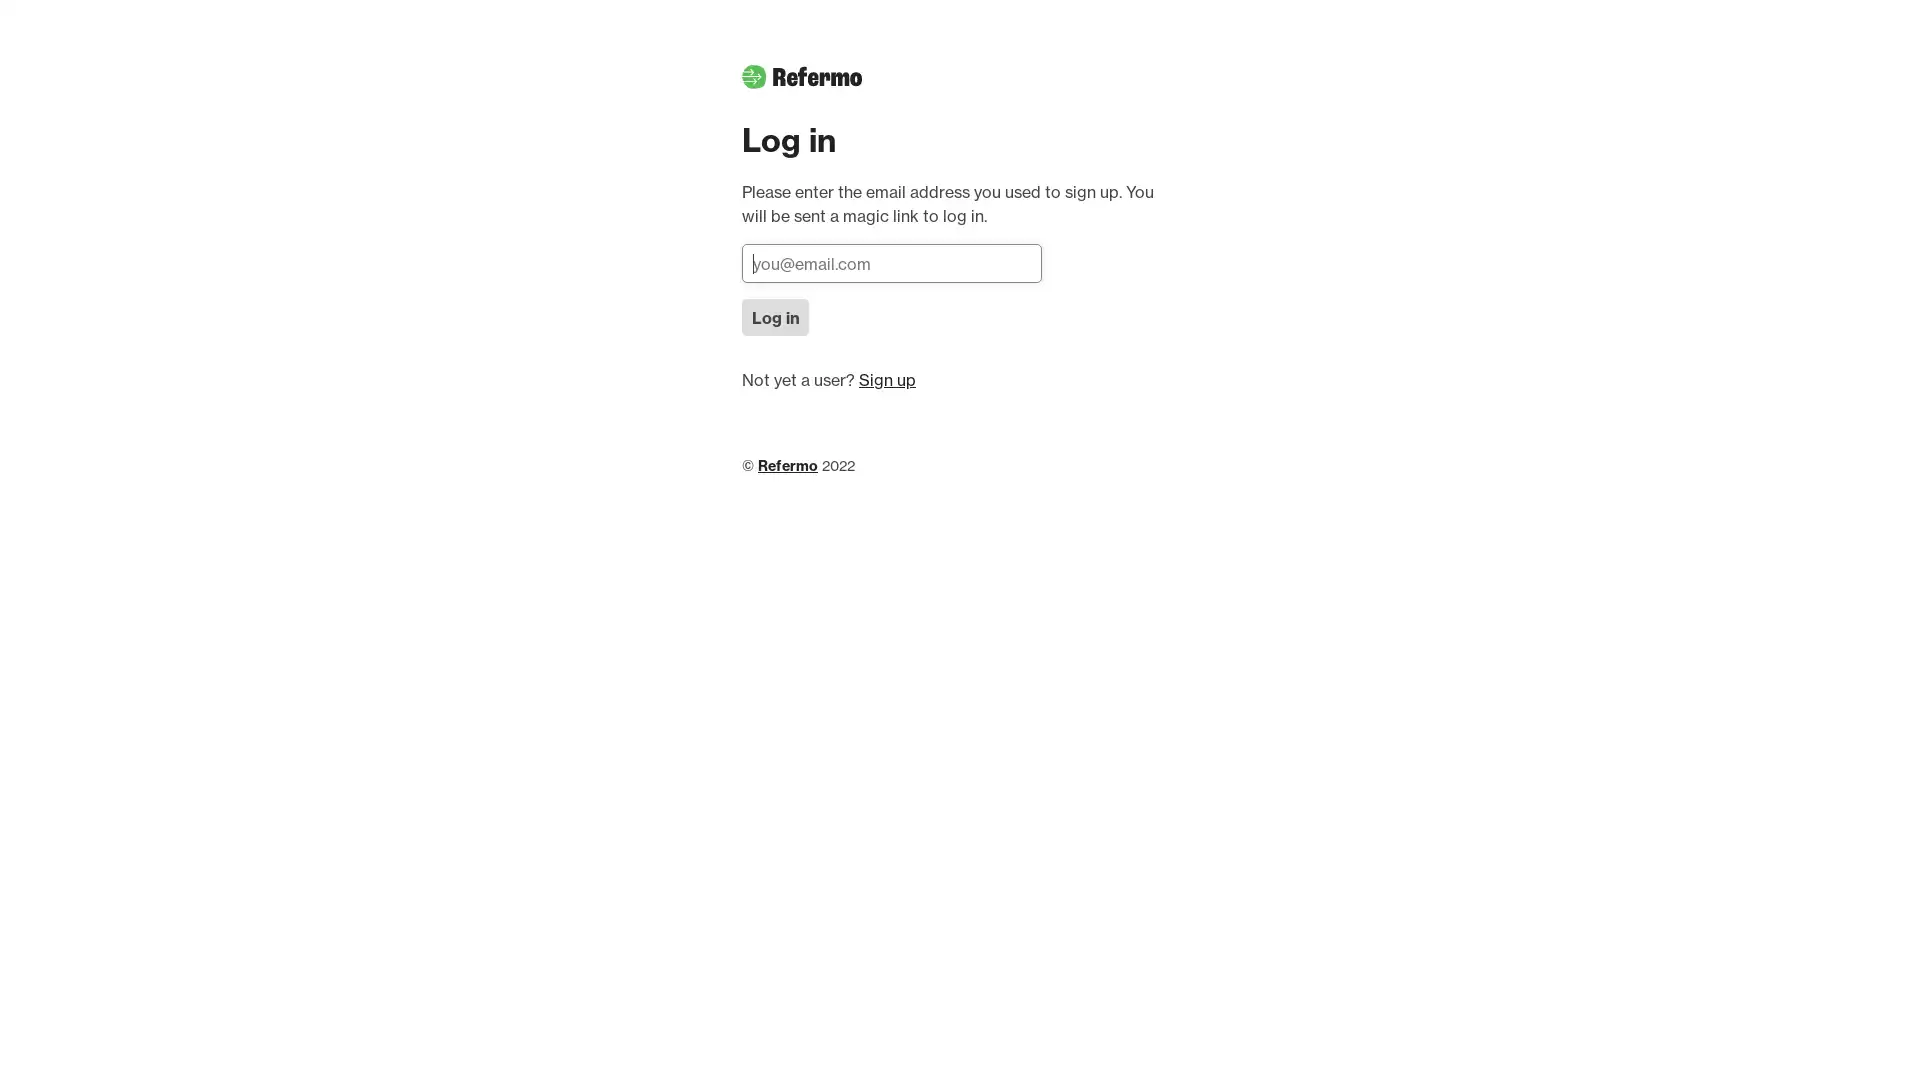 The height and width of the screenshot is (1080, 1920). What do you see at coordinates (774, 316) in the screenshot?
I see `Log in` at bounding box center [774, 316].